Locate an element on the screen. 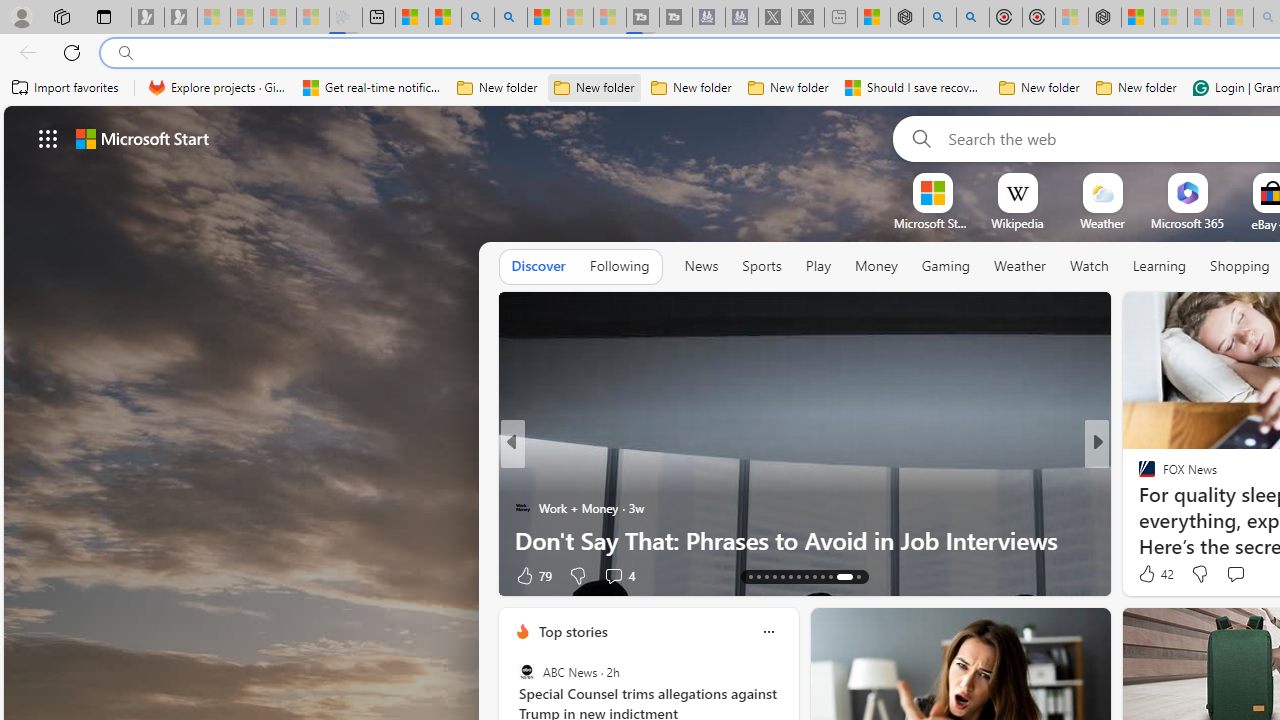 The width and height of the screenshot is (1280, 720). 'AutomationID: tab-19' is located at coordinates (797, 577).